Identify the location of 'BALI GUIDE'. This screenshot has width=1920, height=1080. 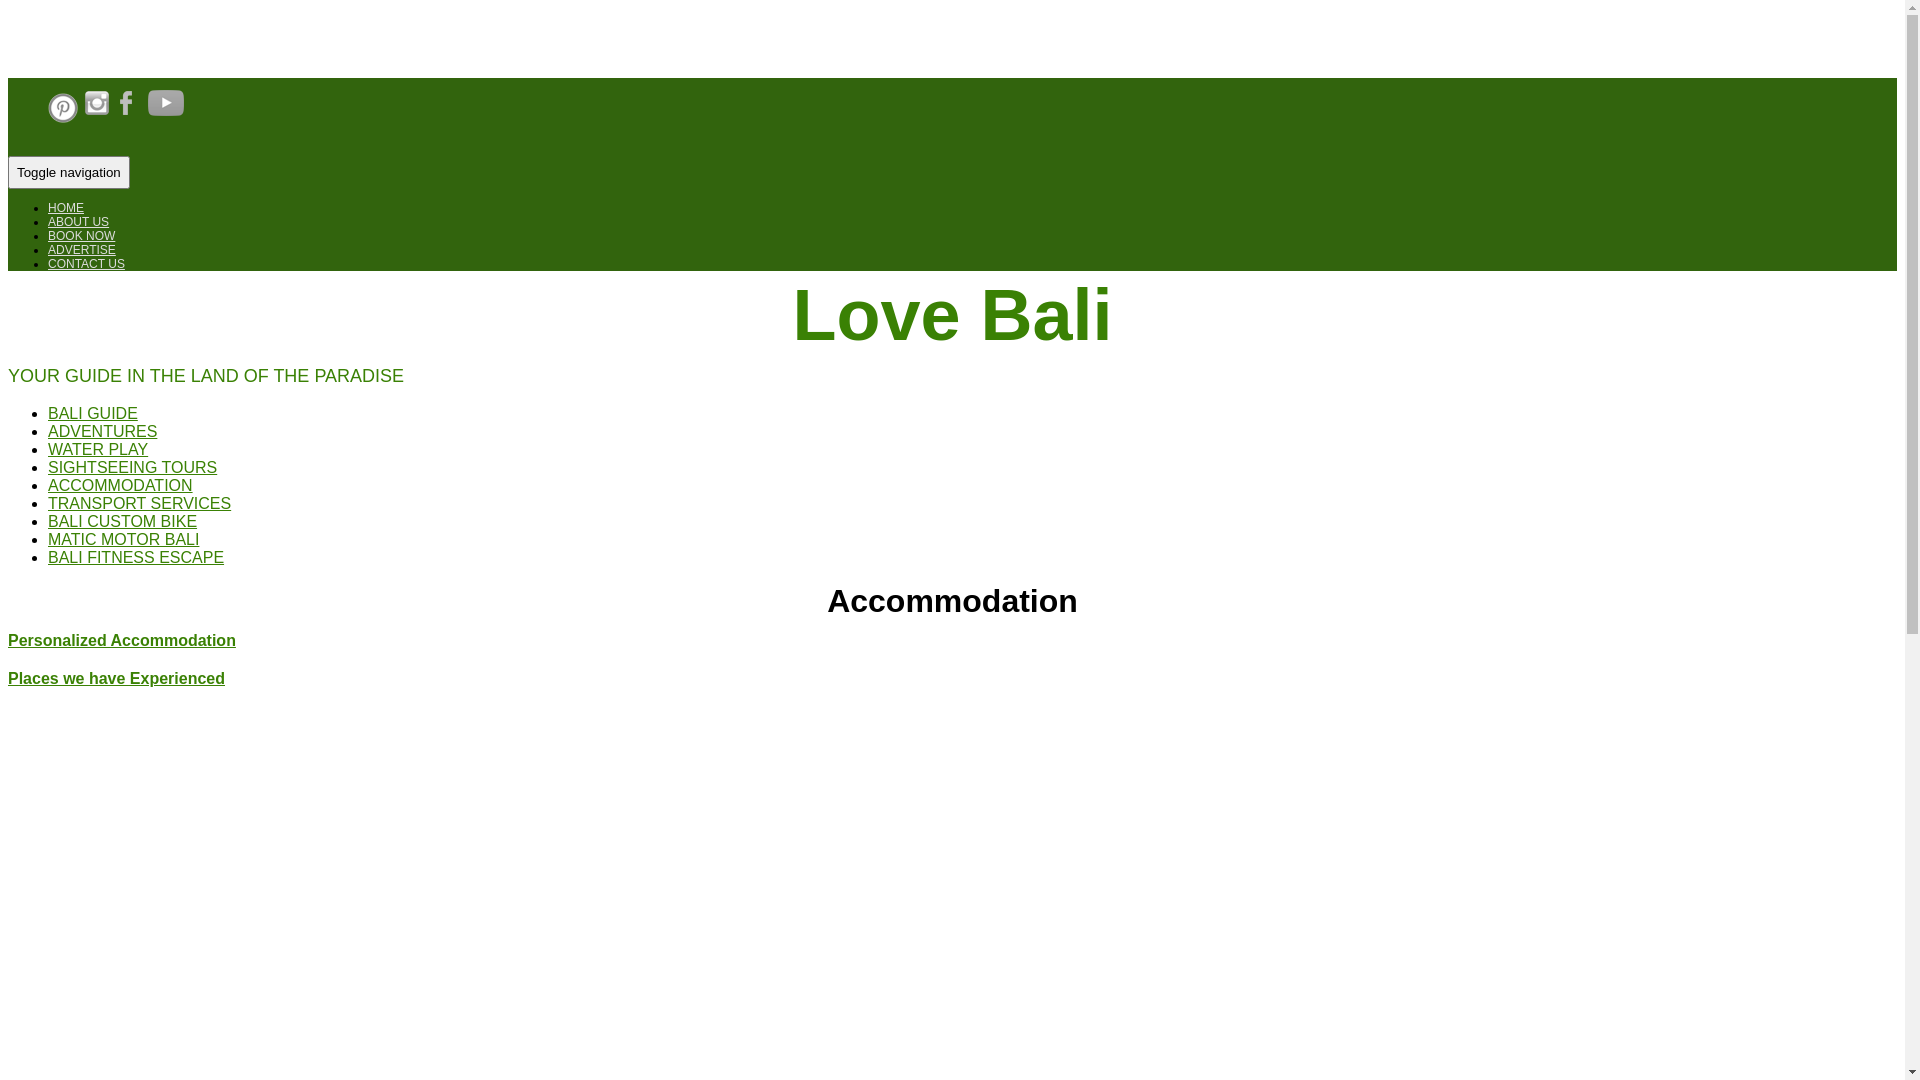
(91, 412).